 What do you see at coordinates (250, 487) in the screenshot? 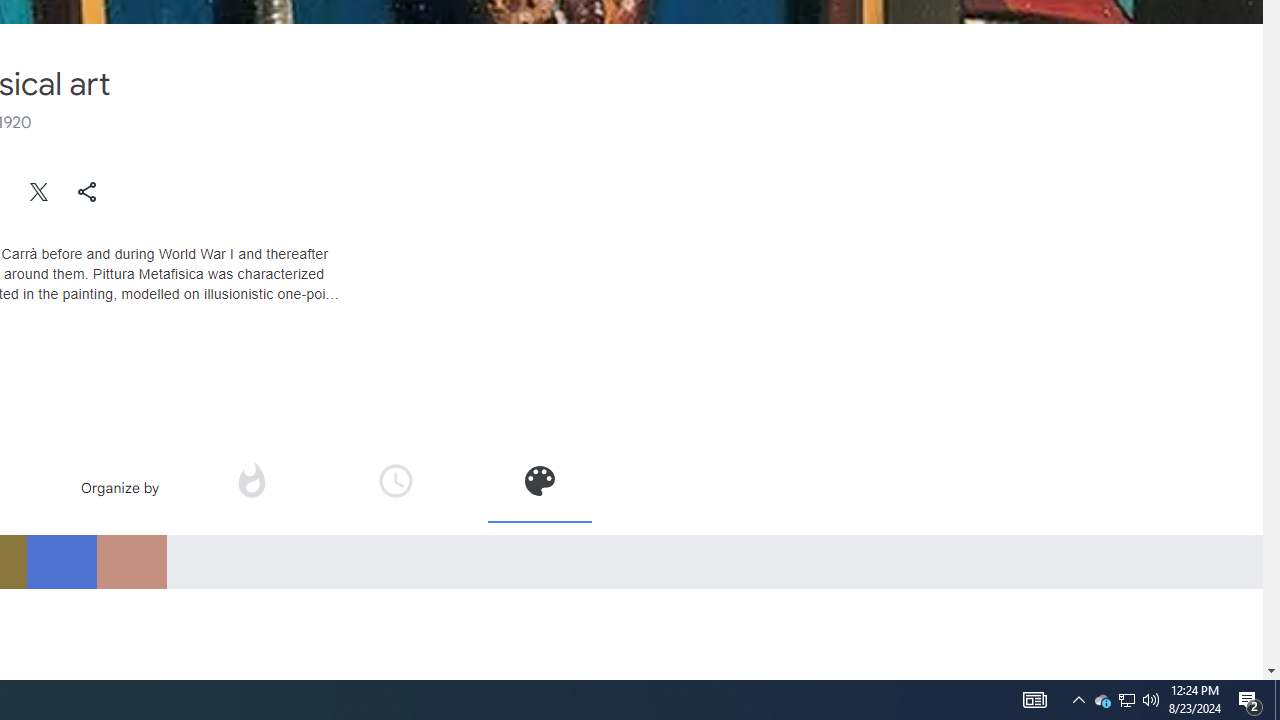
I see `'Organize by popularity'` at bounding box center [250, 487].